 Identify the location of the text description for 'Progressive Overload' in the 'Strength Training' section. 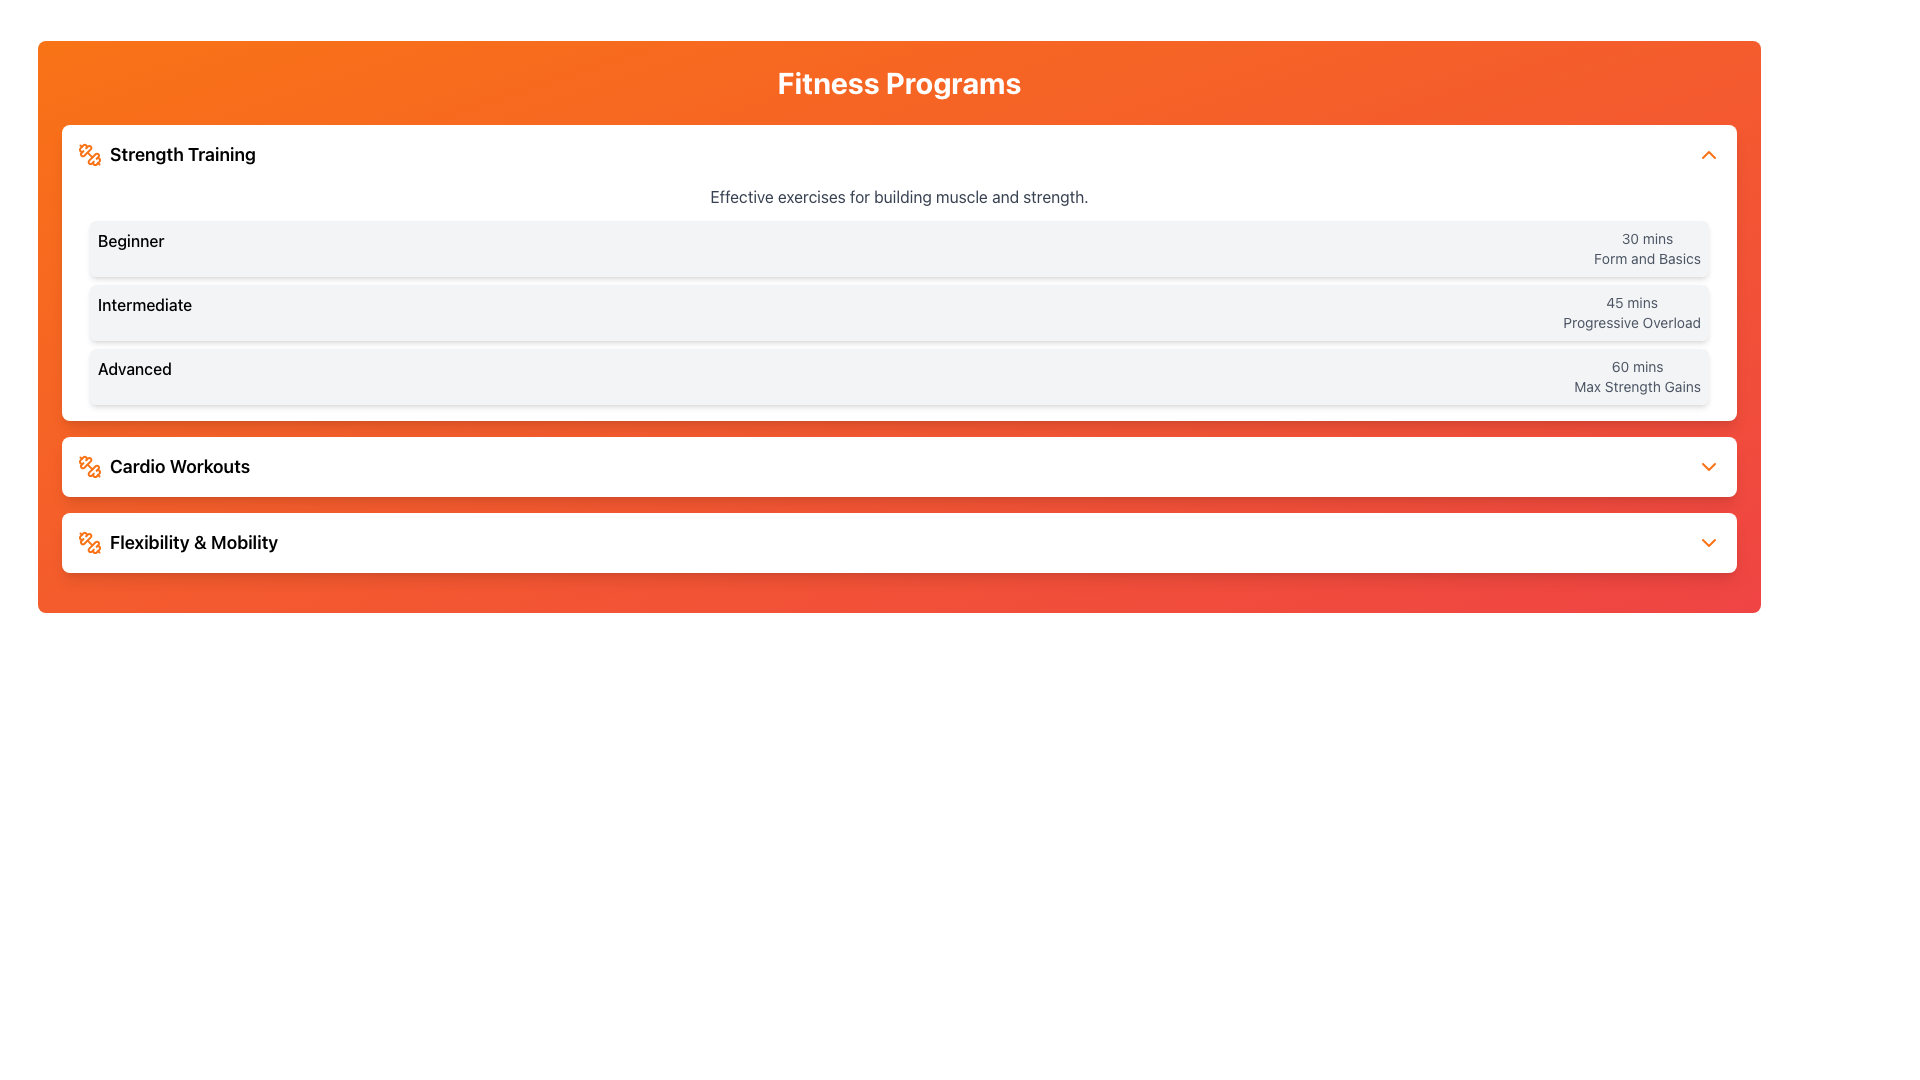
(1632, 312).